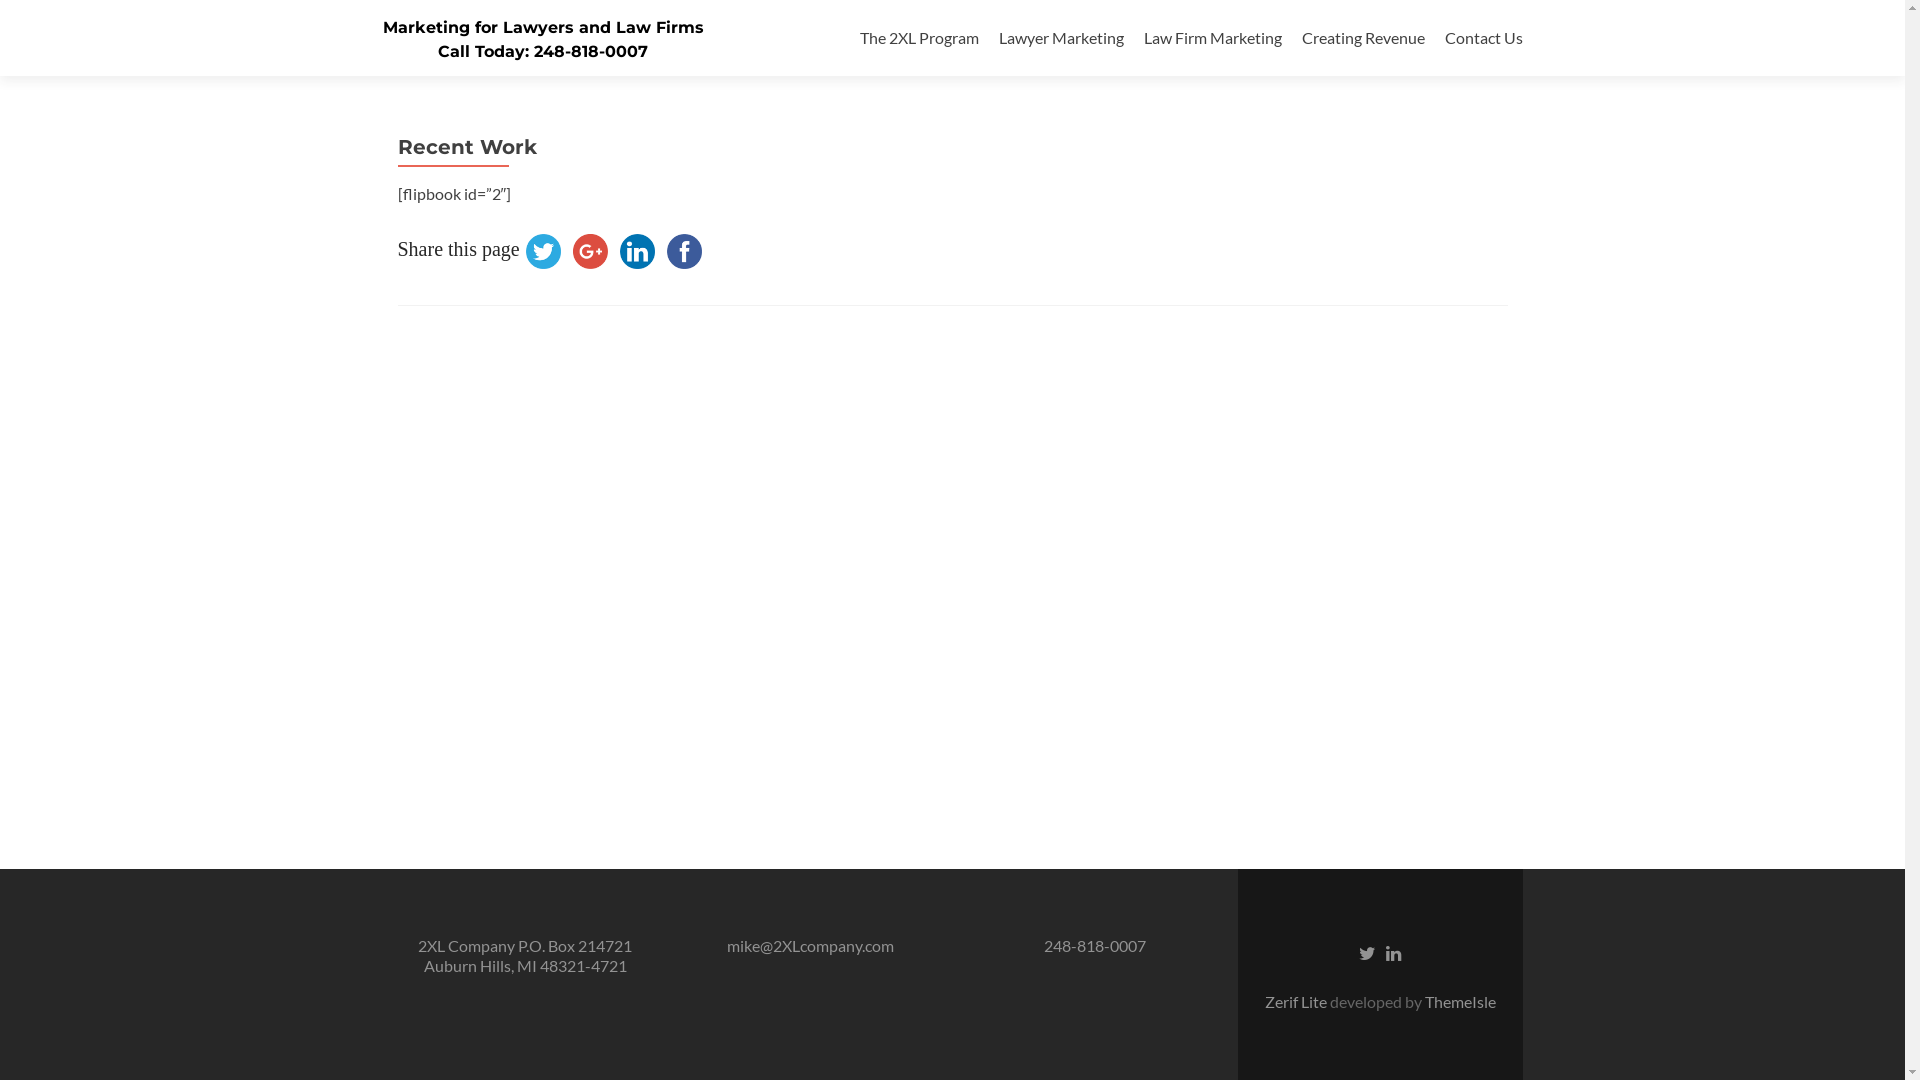 The width and height of the screenshot is (1920, 1080). I want to click on 'Contact Us', so click(1483, 37).